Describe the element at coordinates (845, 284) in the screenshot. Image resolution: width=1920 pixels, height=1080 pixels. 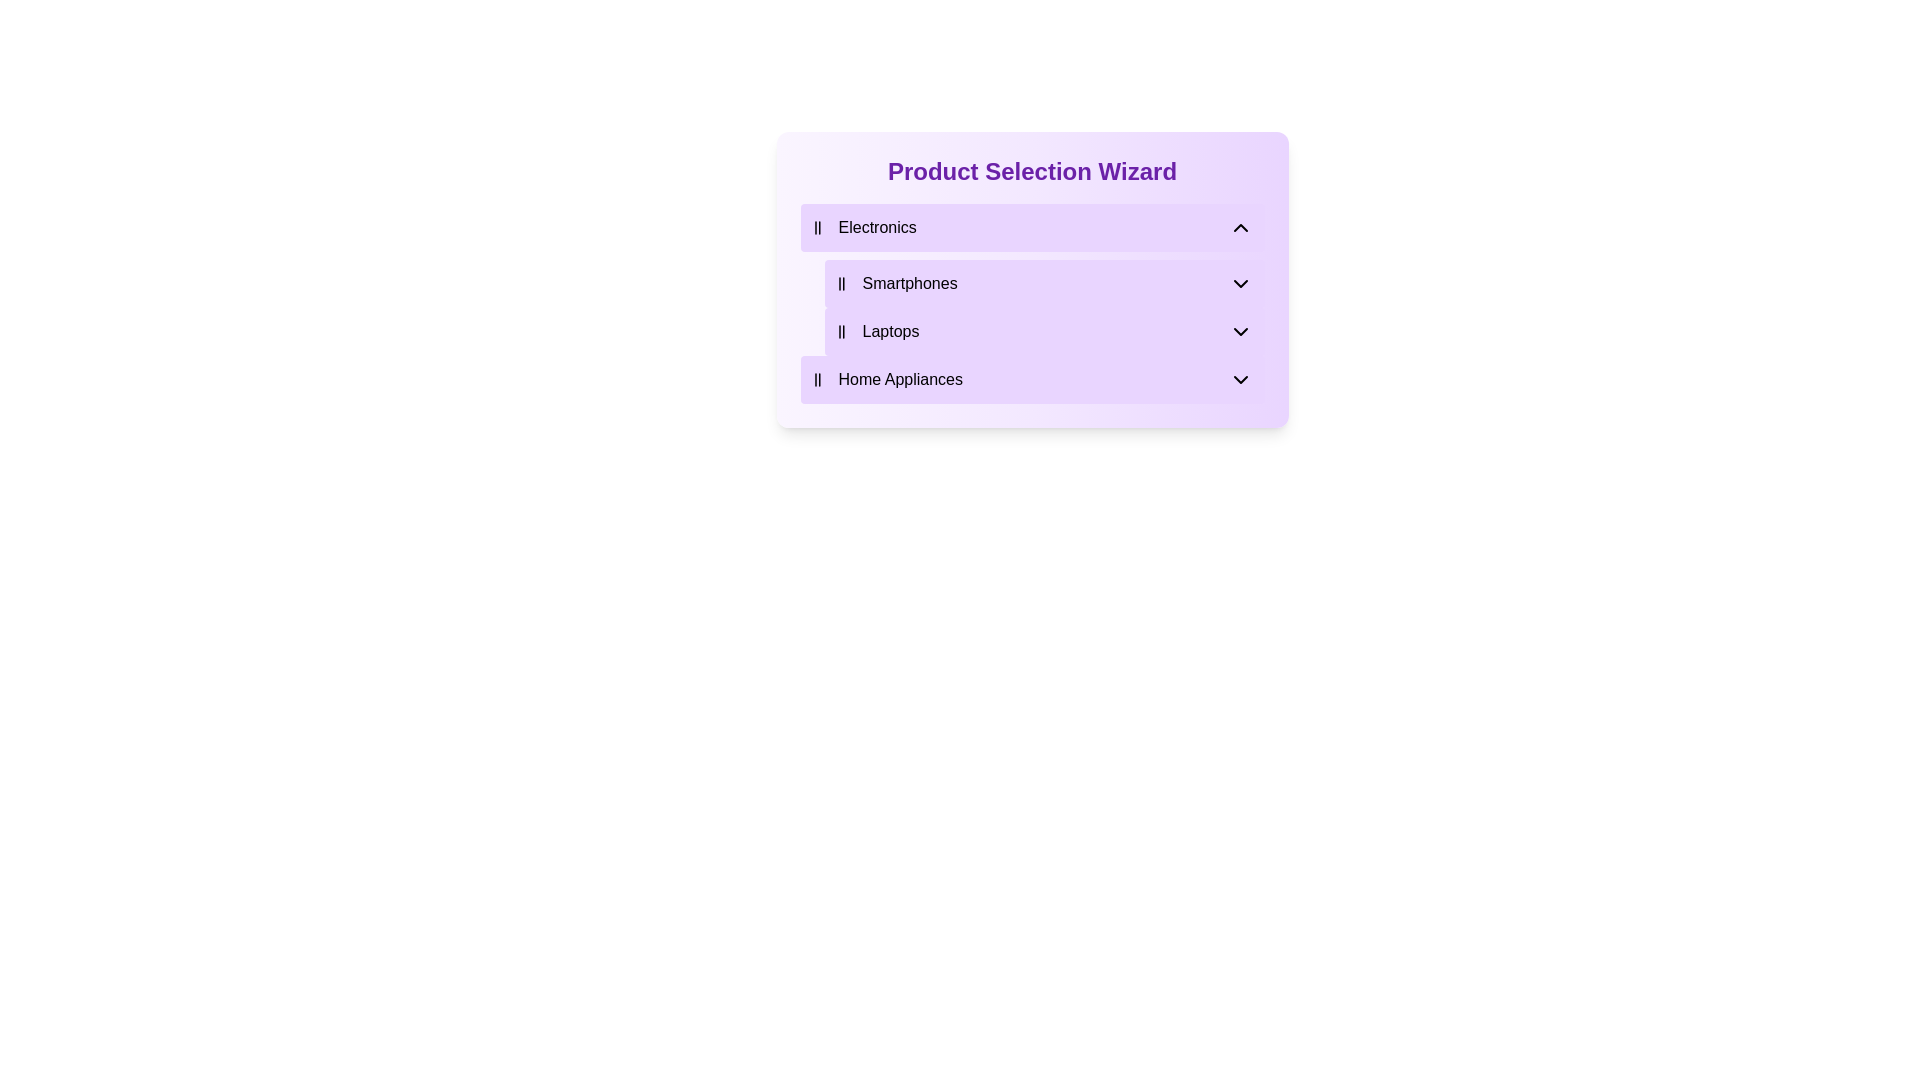
I see `the small graphic icon consisting of two parallel vertical bars, located to the left of the 'Smartphones' label in the 'Product Selection Wizard' interface` at that location.